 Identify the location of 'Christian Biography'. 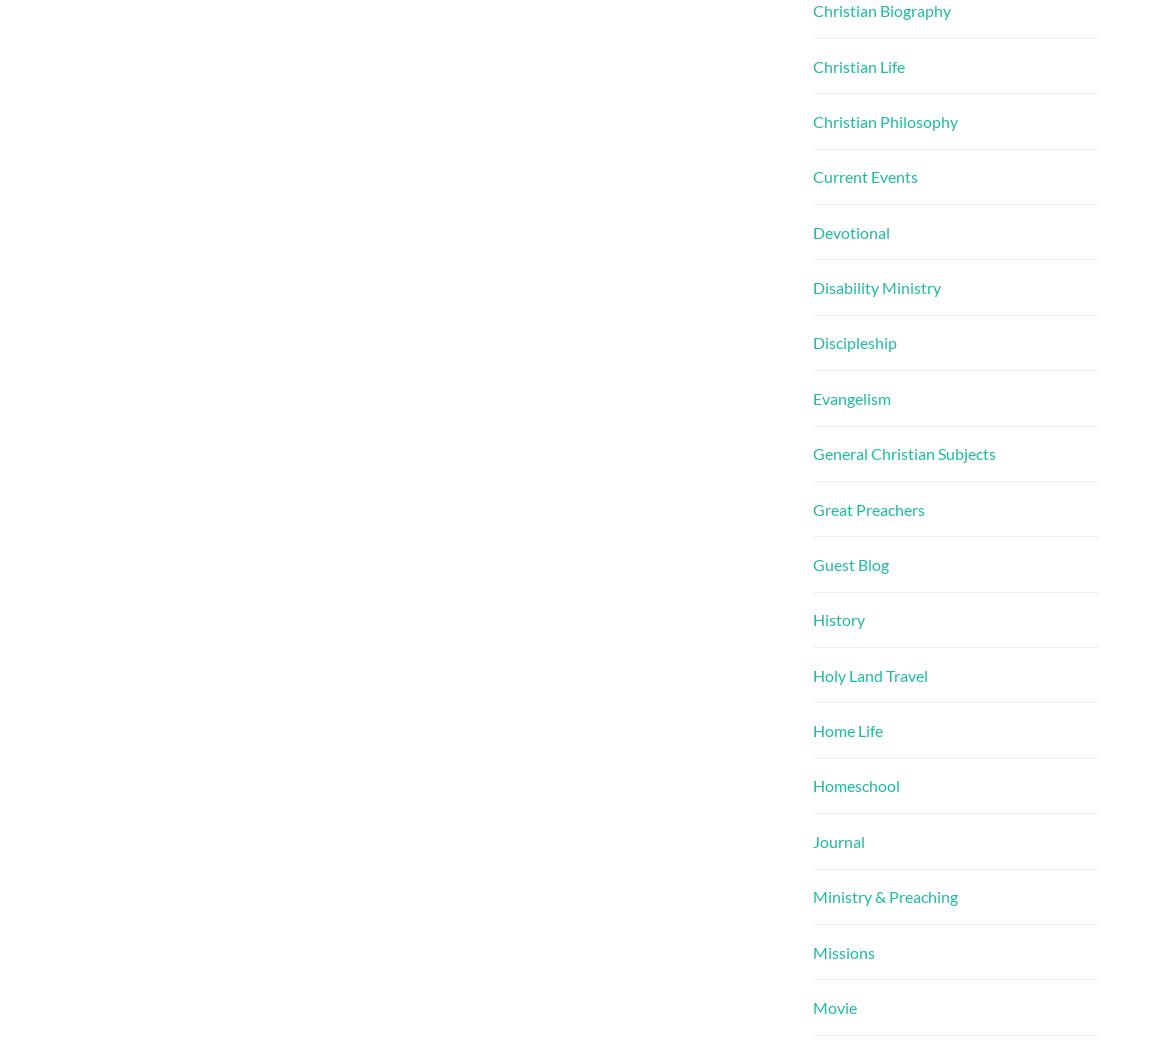
(882, 10).